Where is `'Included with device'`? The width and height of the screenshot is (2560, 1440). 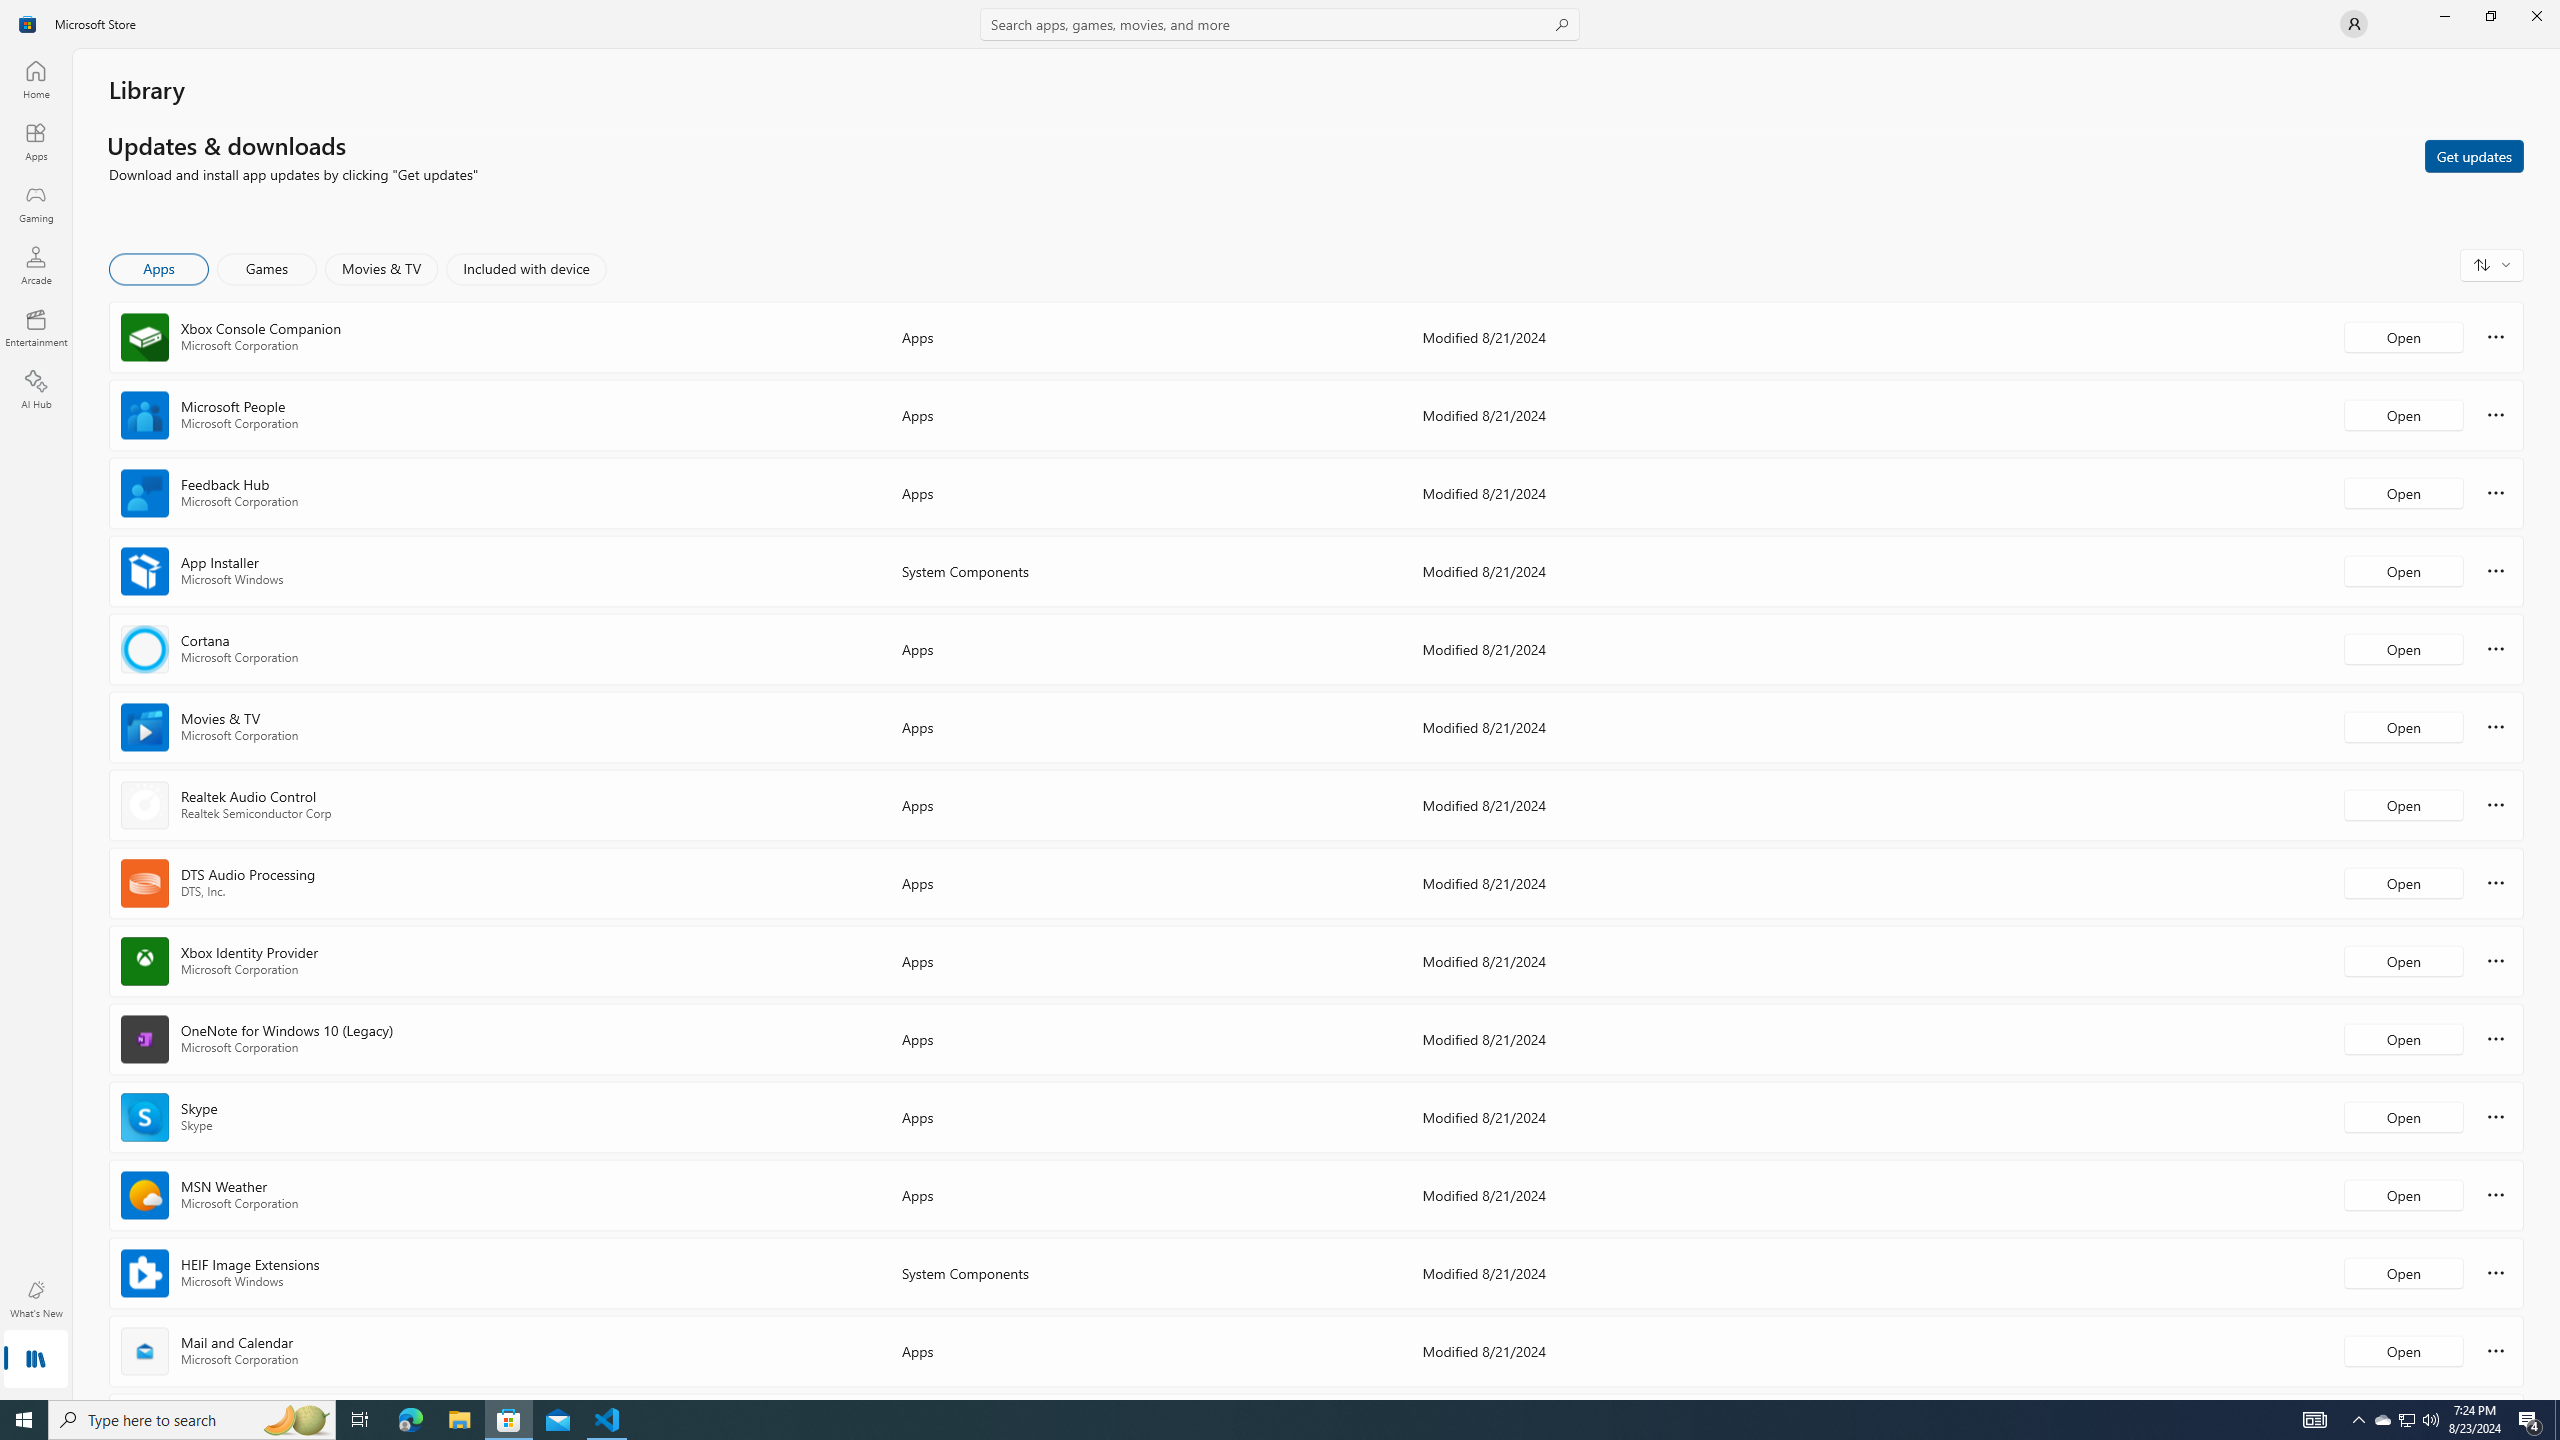
'Included with device' is located at coordinates (525, 268).